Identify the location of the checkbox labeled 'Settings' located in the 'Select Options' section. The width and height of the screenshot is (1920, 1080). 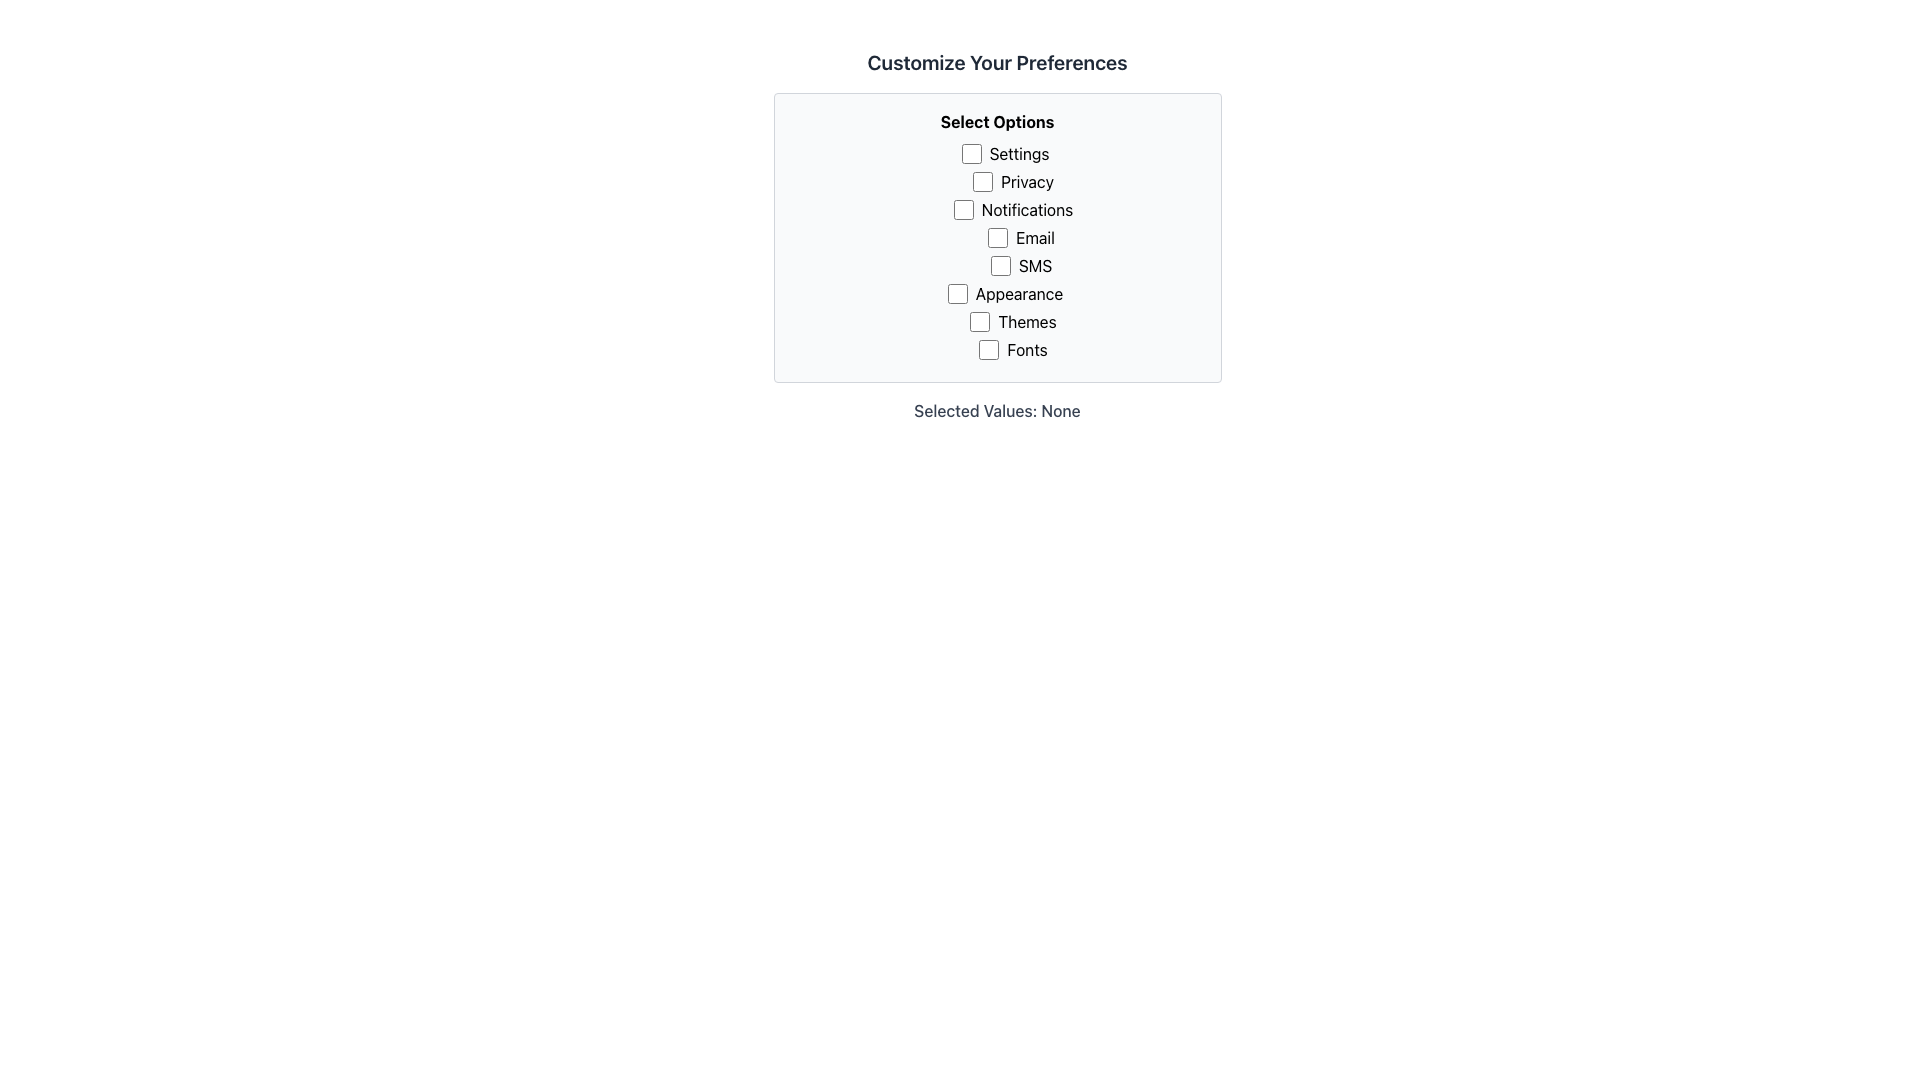
(971, 153).